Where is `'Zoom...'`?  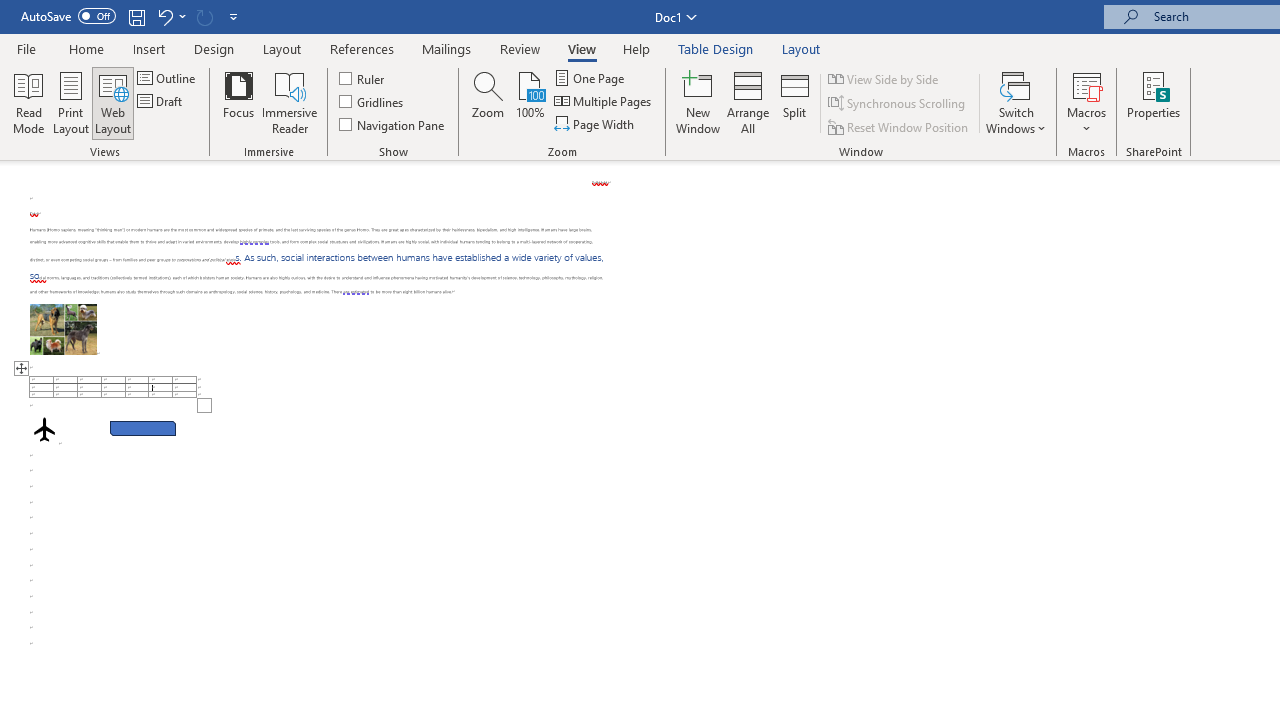
'Zoom...' is located at coordinates (488, 103).